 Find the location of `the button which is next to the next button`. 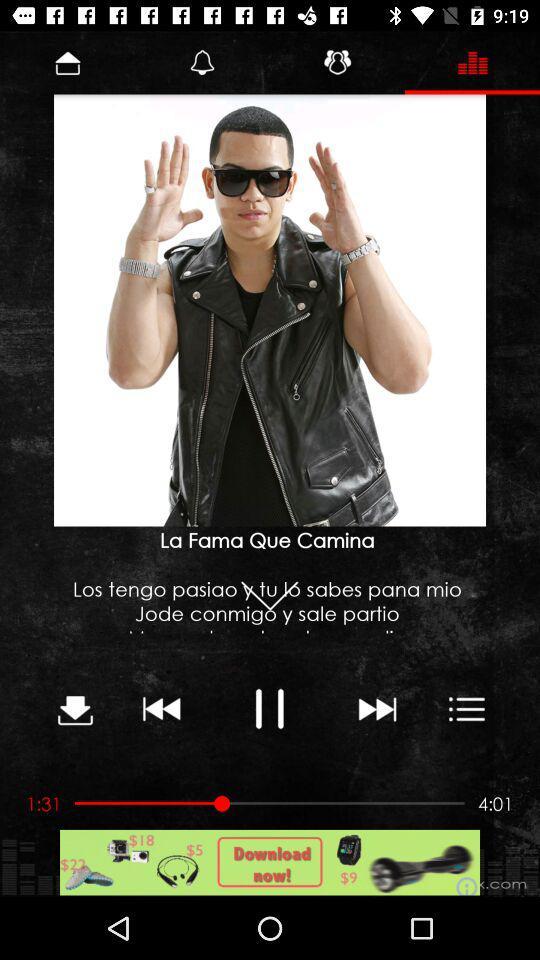

the button which is next to the next button is located at coordinates (468, 708).